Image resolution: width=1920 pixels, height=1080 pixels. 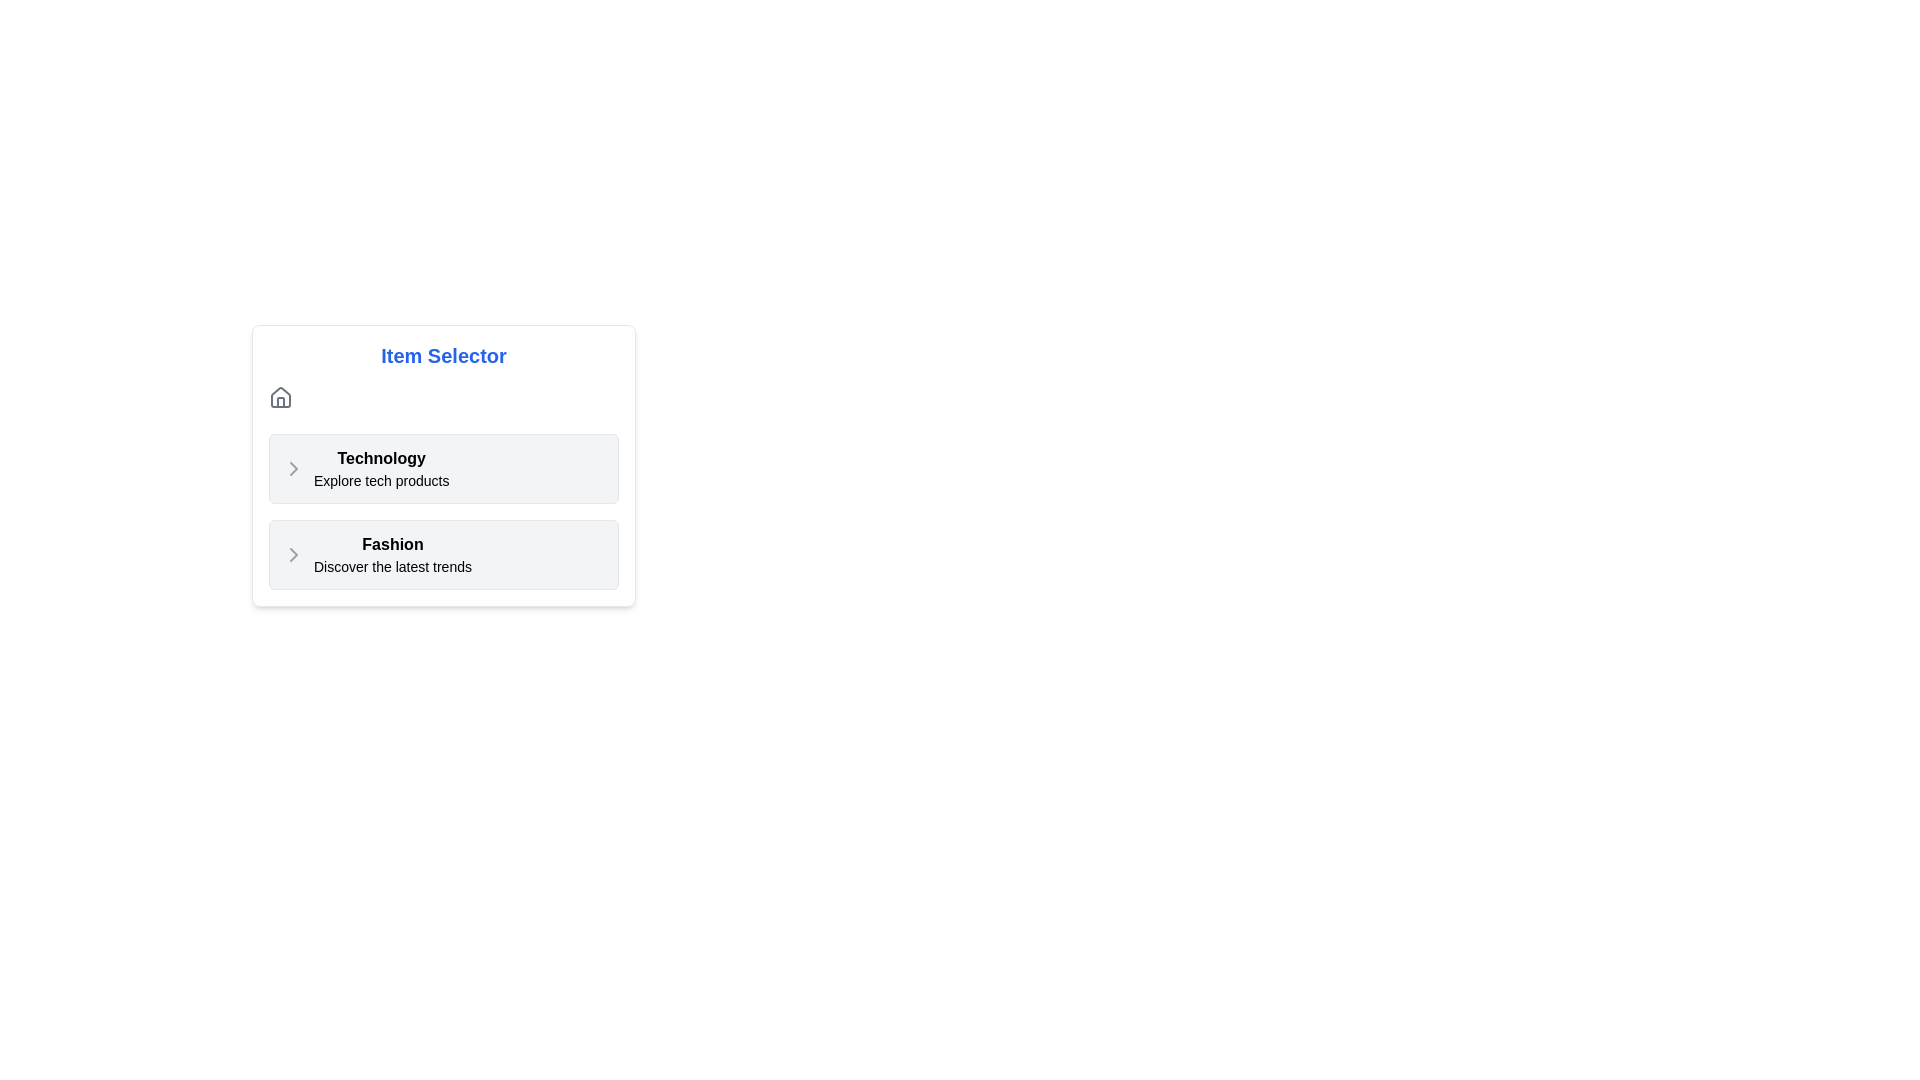 What do you see at coordinates (280, 397) in the screenshot?
I see `the home icon located at the top left corner of the white rectangular card` at bounding box center [280, 397].